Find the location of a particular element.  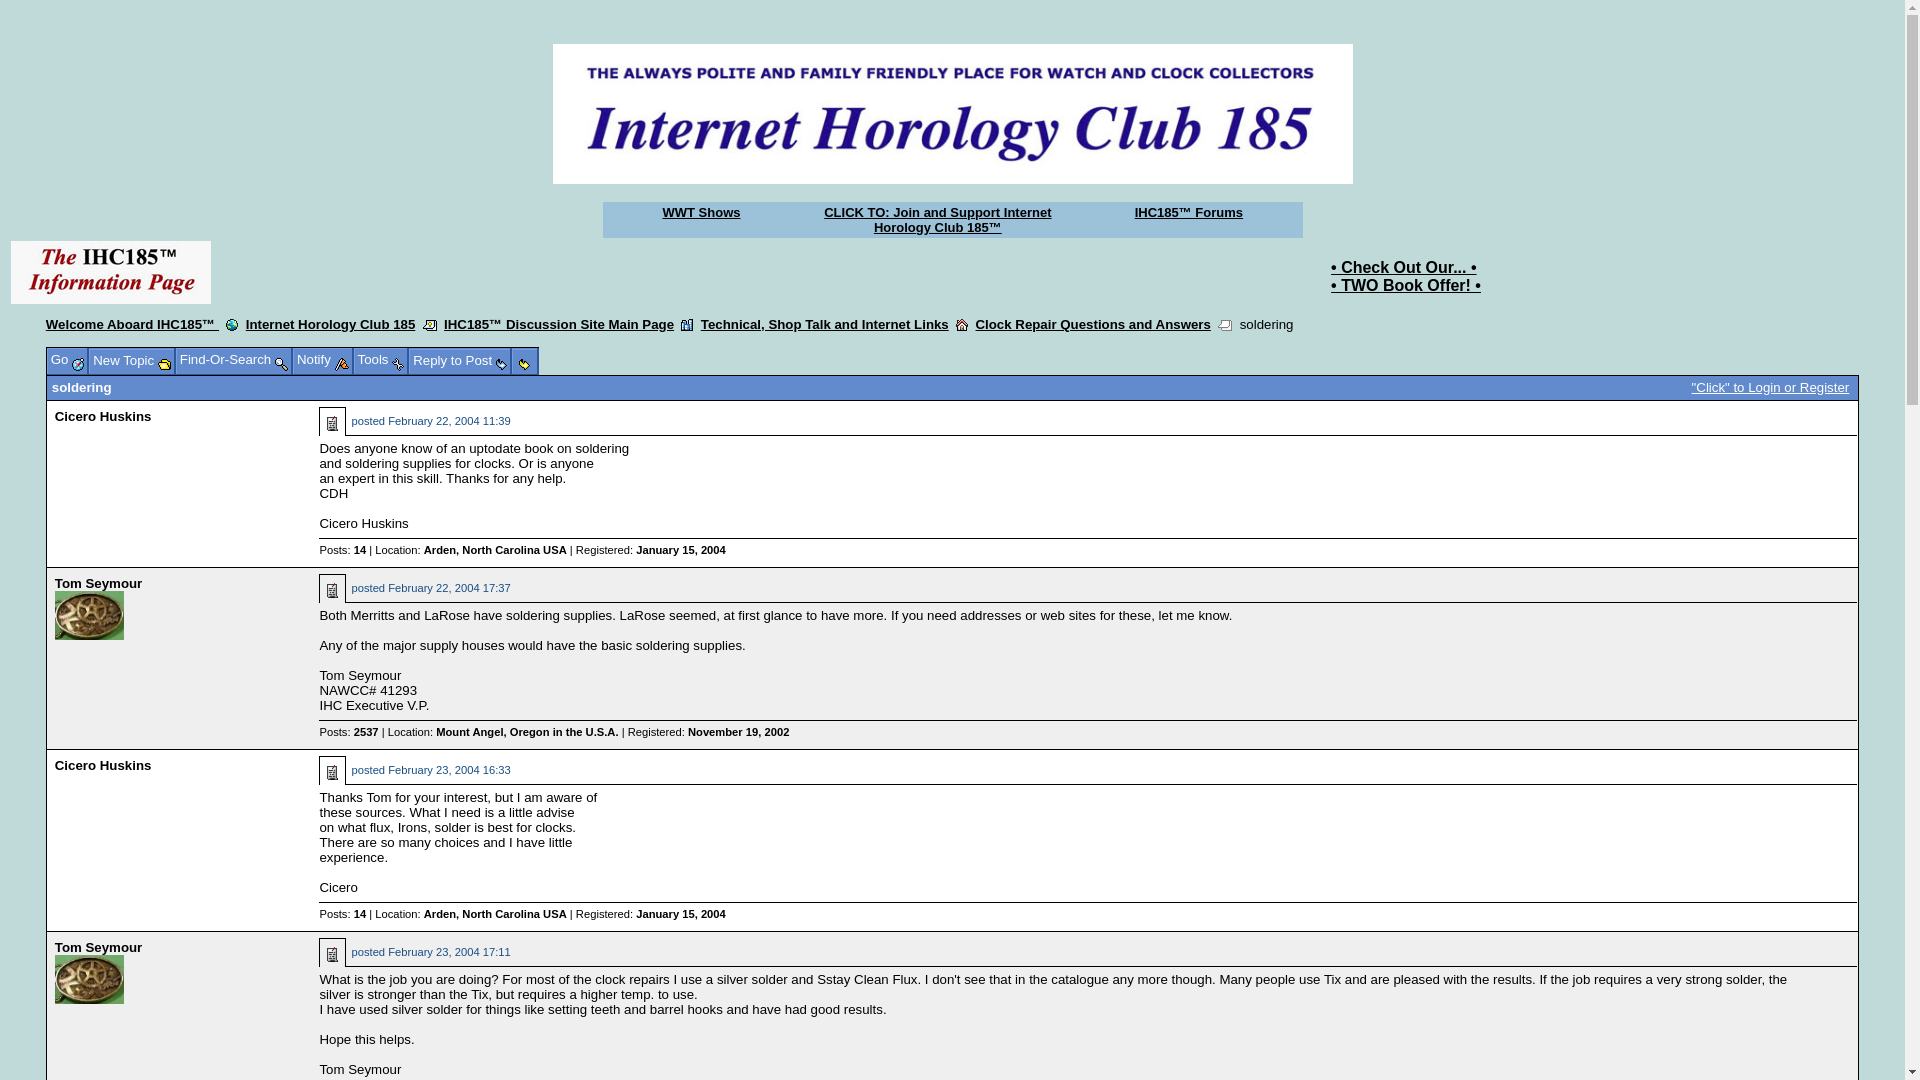

'Posts: 14' is located at coordinates (317, 550).